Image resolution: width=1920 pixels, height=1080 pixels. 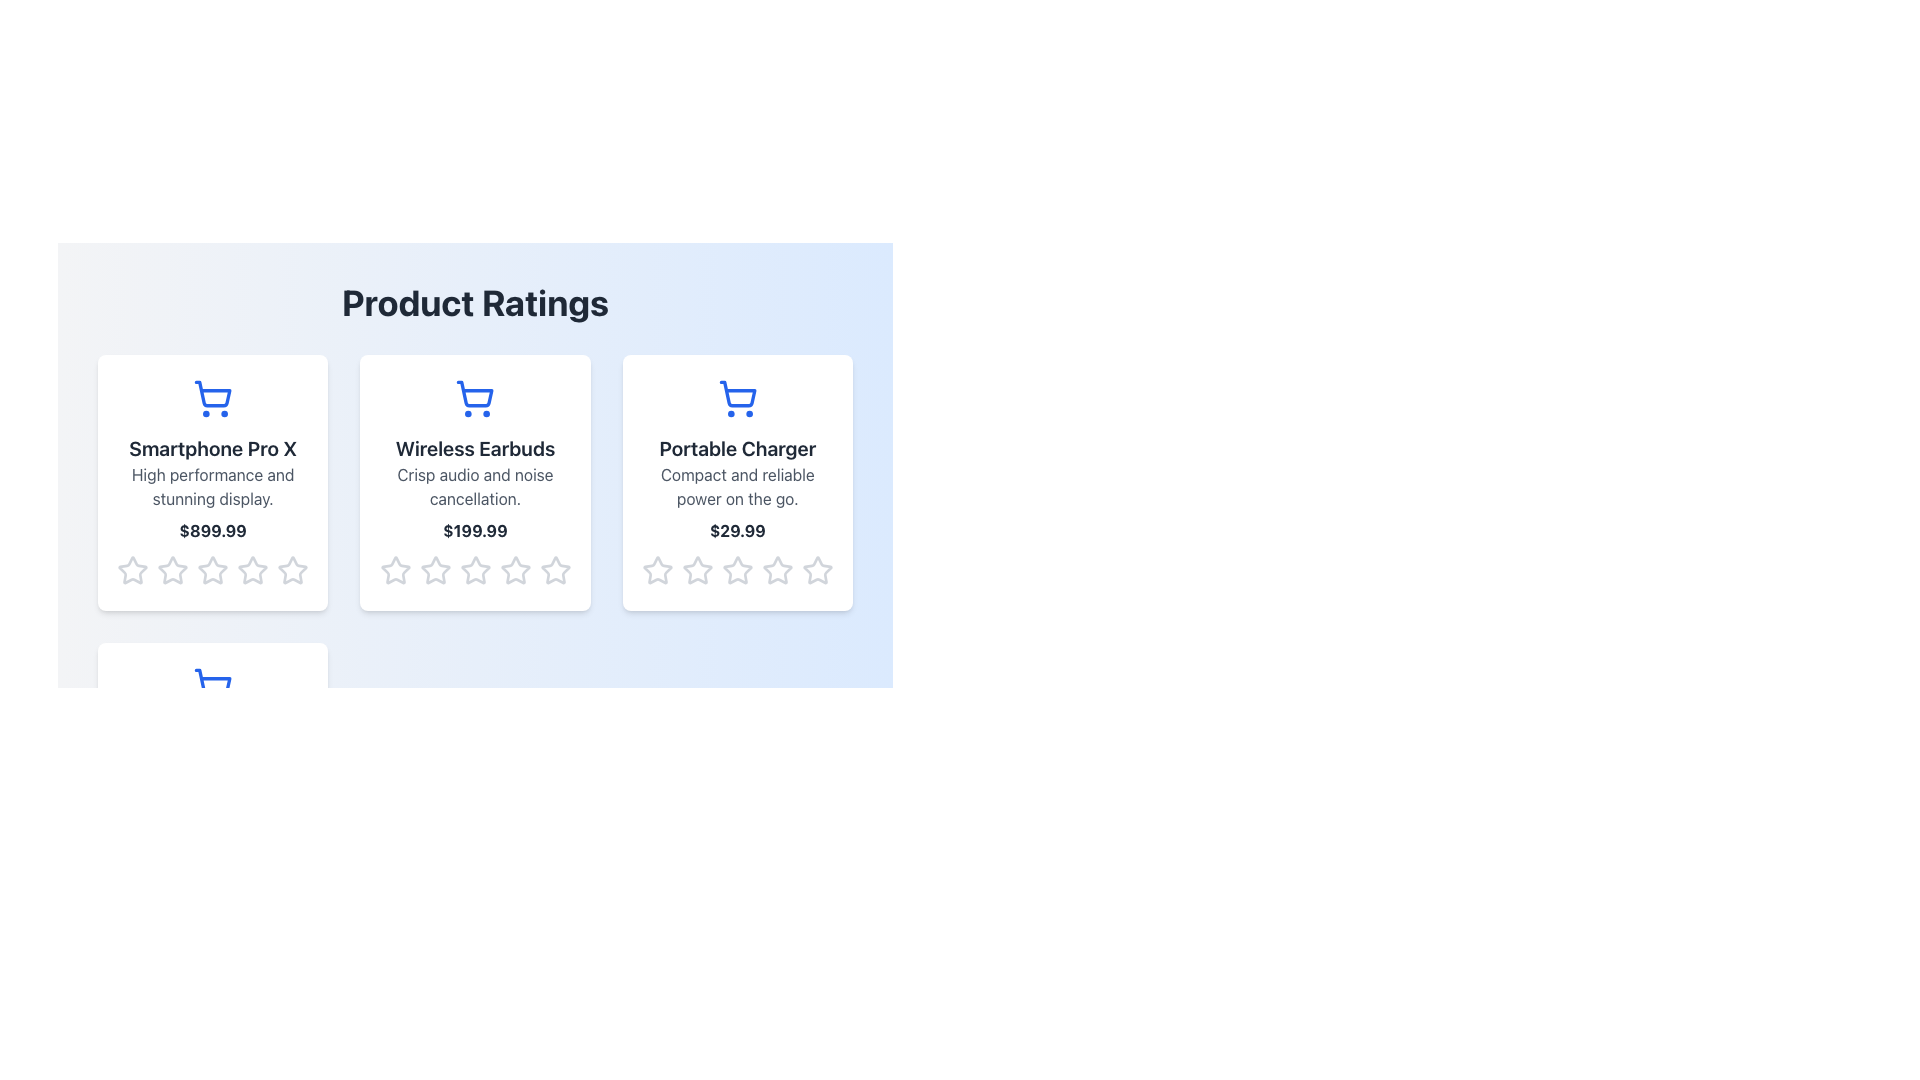 What do you see at coordinates (474, 570) in the screenshot?
I see `the fourth star-shaped icon with a hollow center in the rating scale under the 'Wireless Earbuds' product card` at bounding box center [474, 570].